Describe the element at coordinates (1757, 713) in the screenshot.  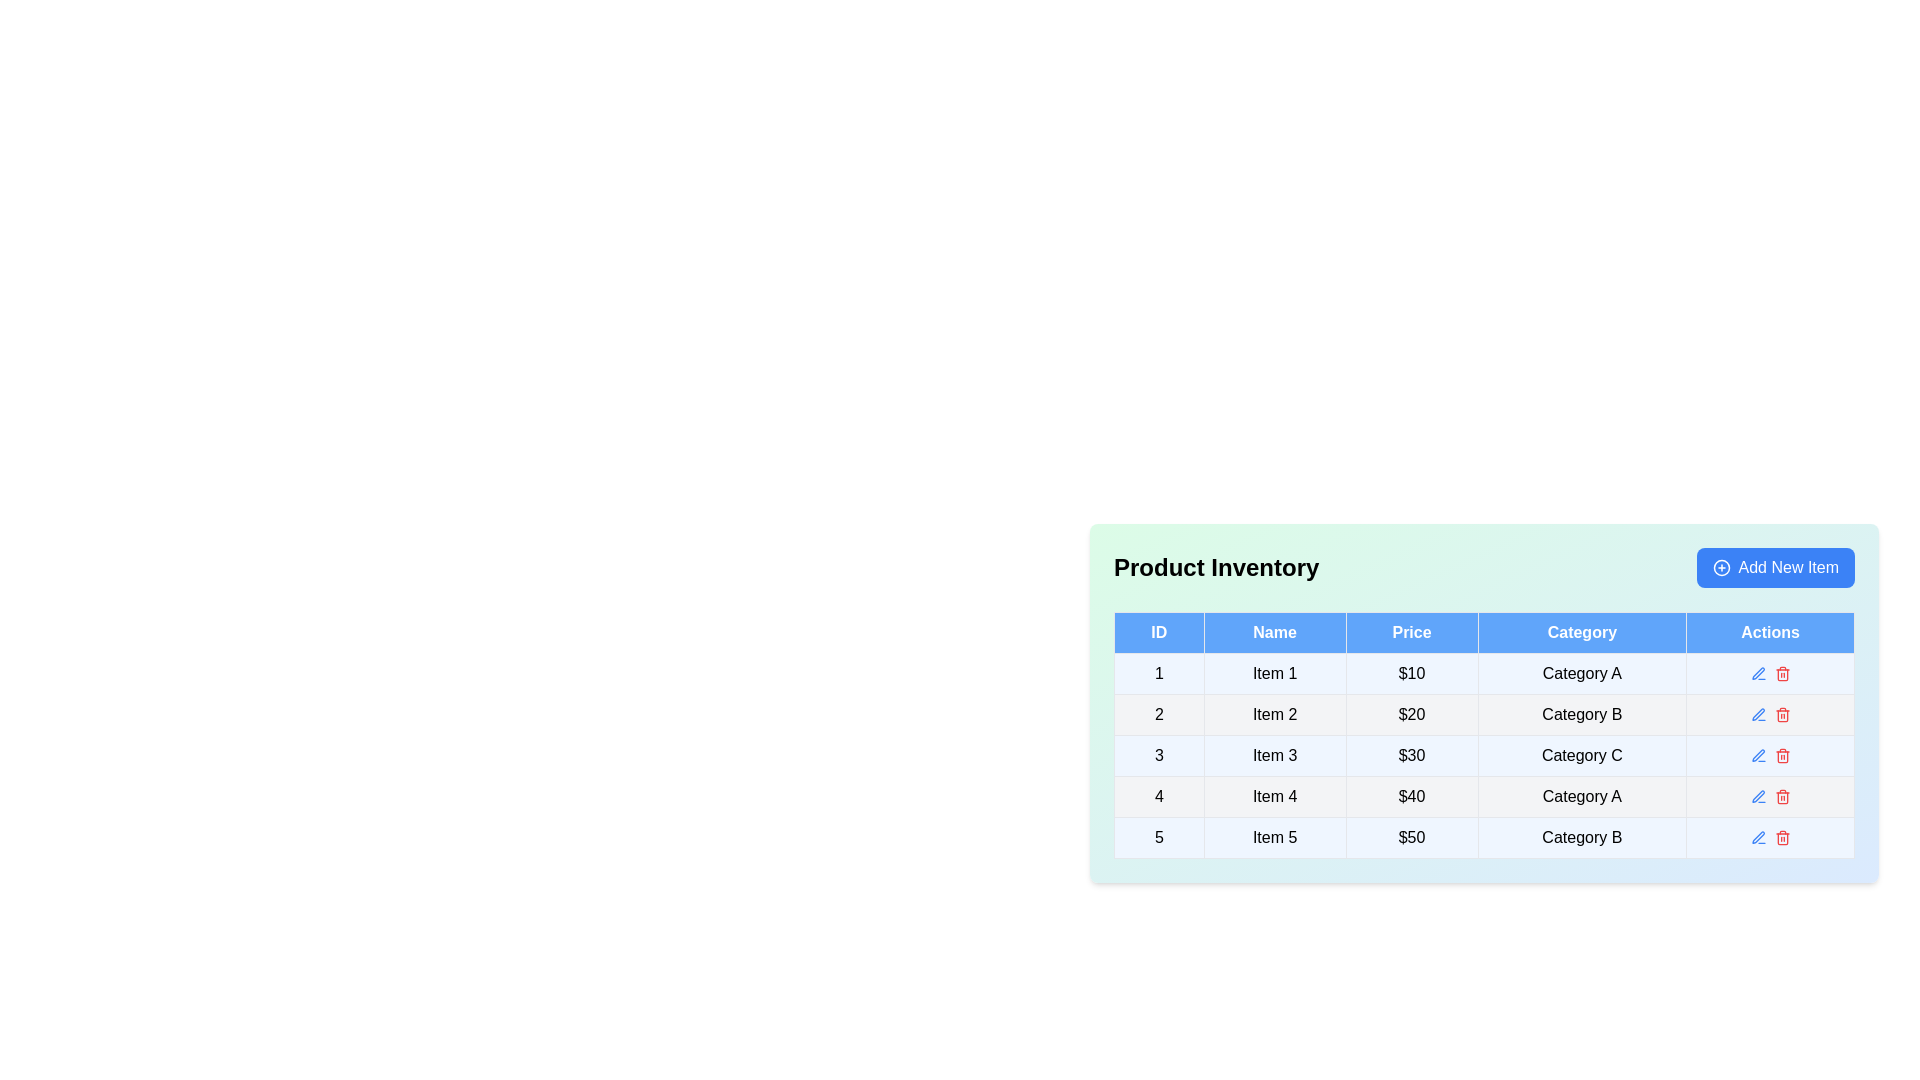
I see `the pen icon button in the 'Actions' column` at that location.